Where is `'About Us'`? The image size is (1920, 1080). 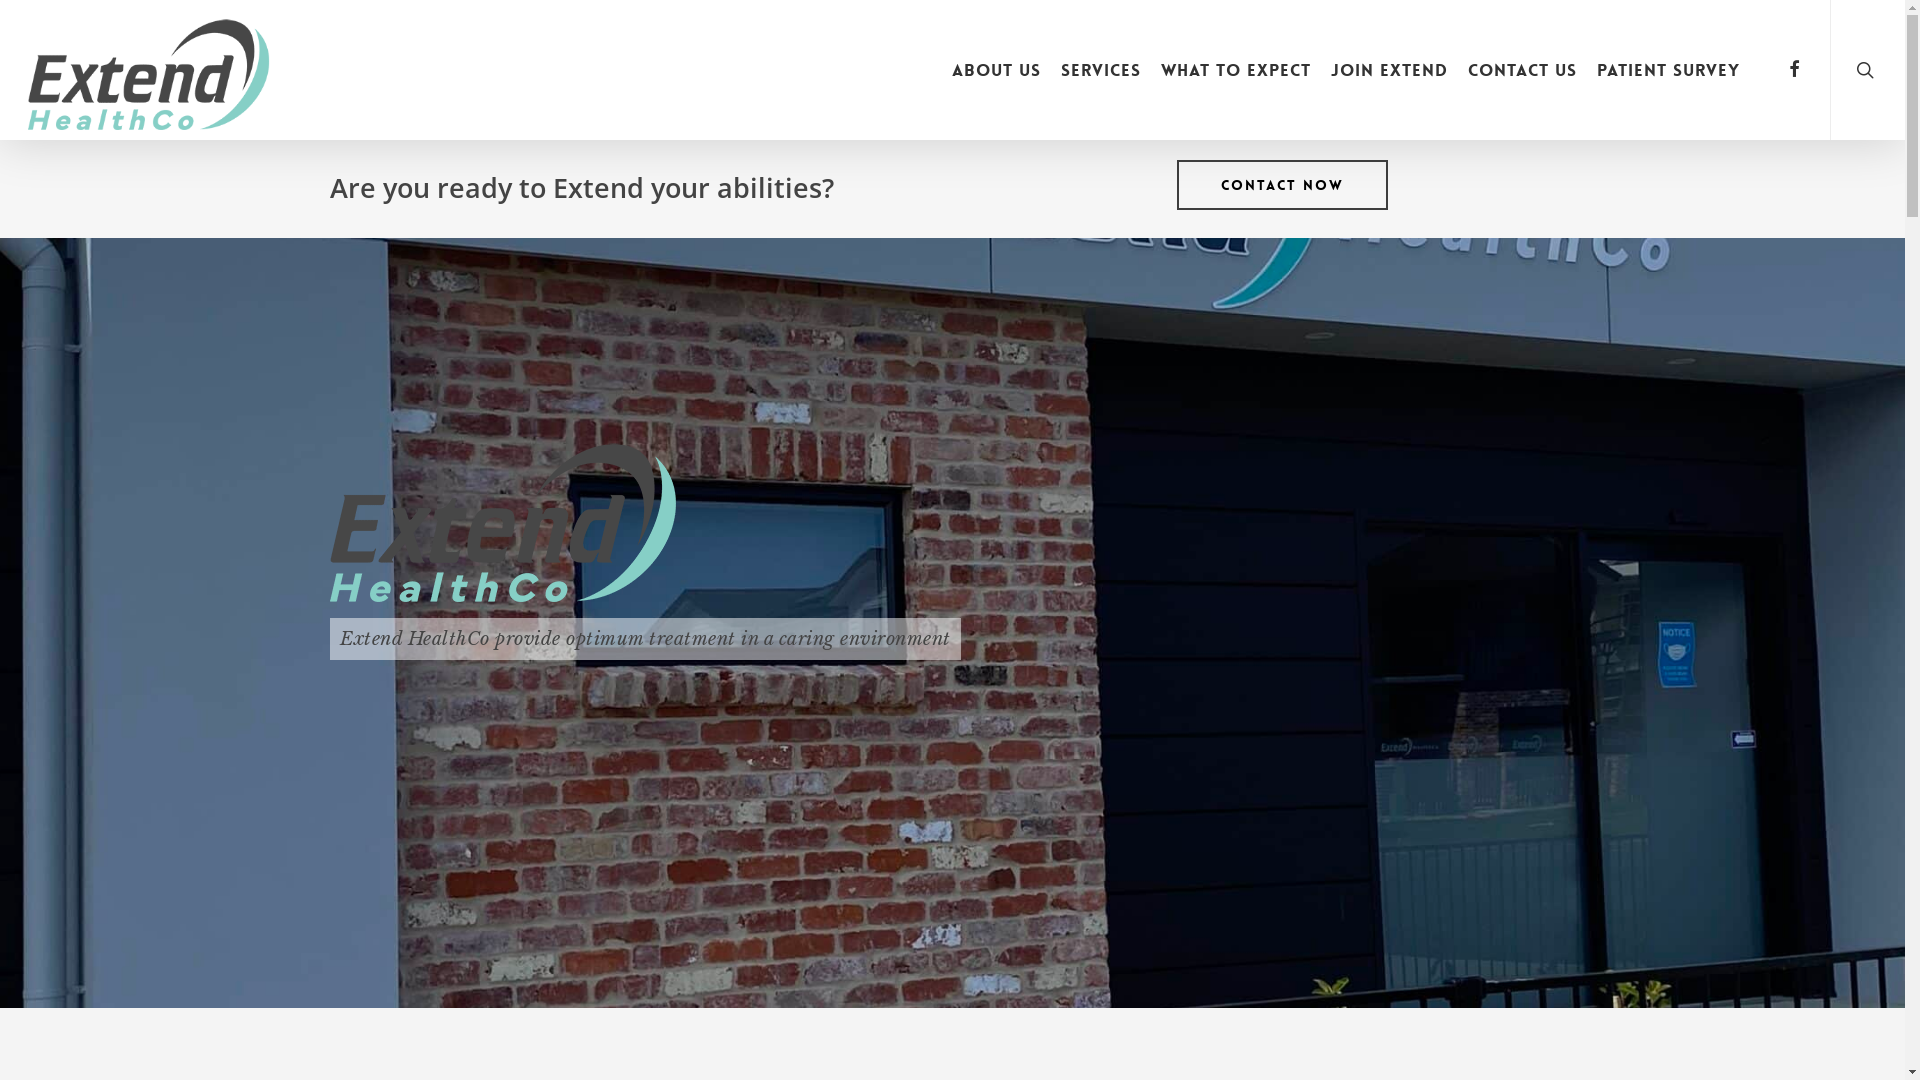
'About Us' is located at coordinates (996, 69).